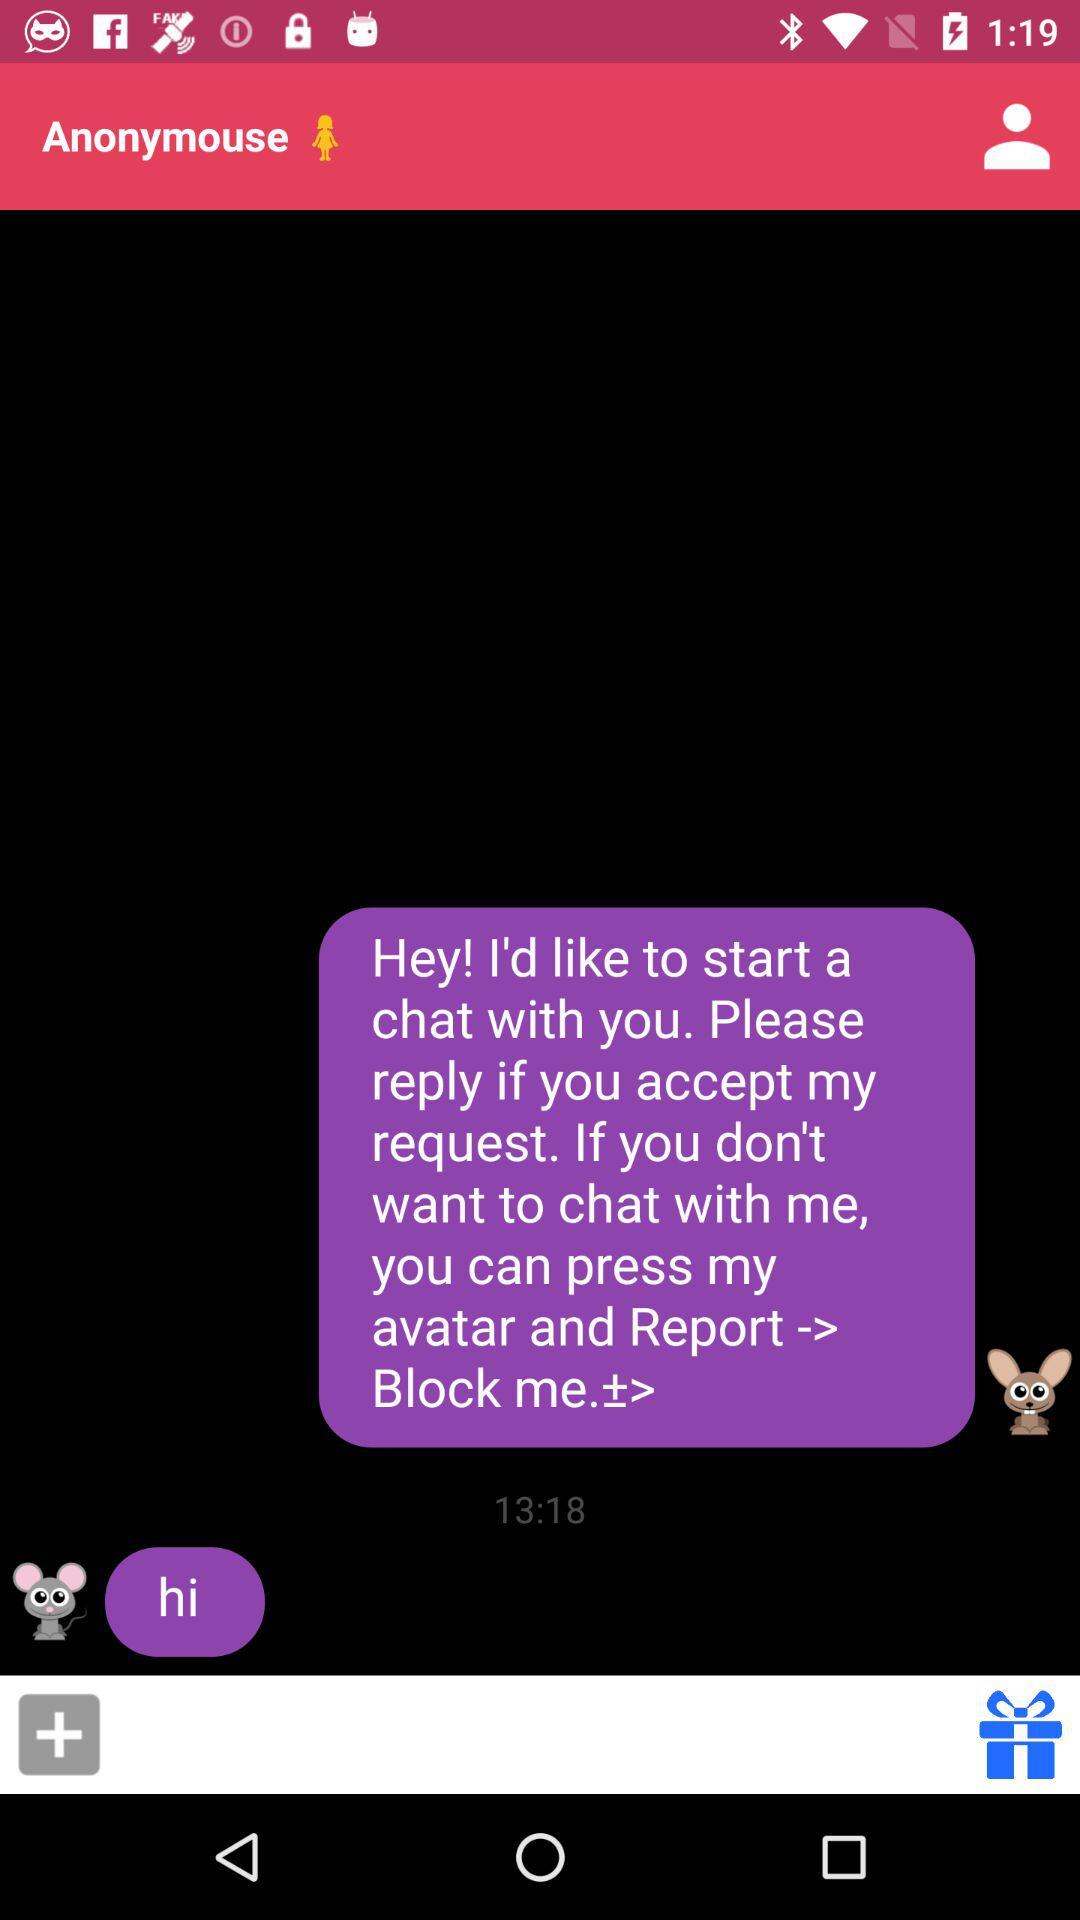  Describe the element at coordinates (58, 1733) in the screenshot. I see `orange box flashing on adding files sign` at that location.